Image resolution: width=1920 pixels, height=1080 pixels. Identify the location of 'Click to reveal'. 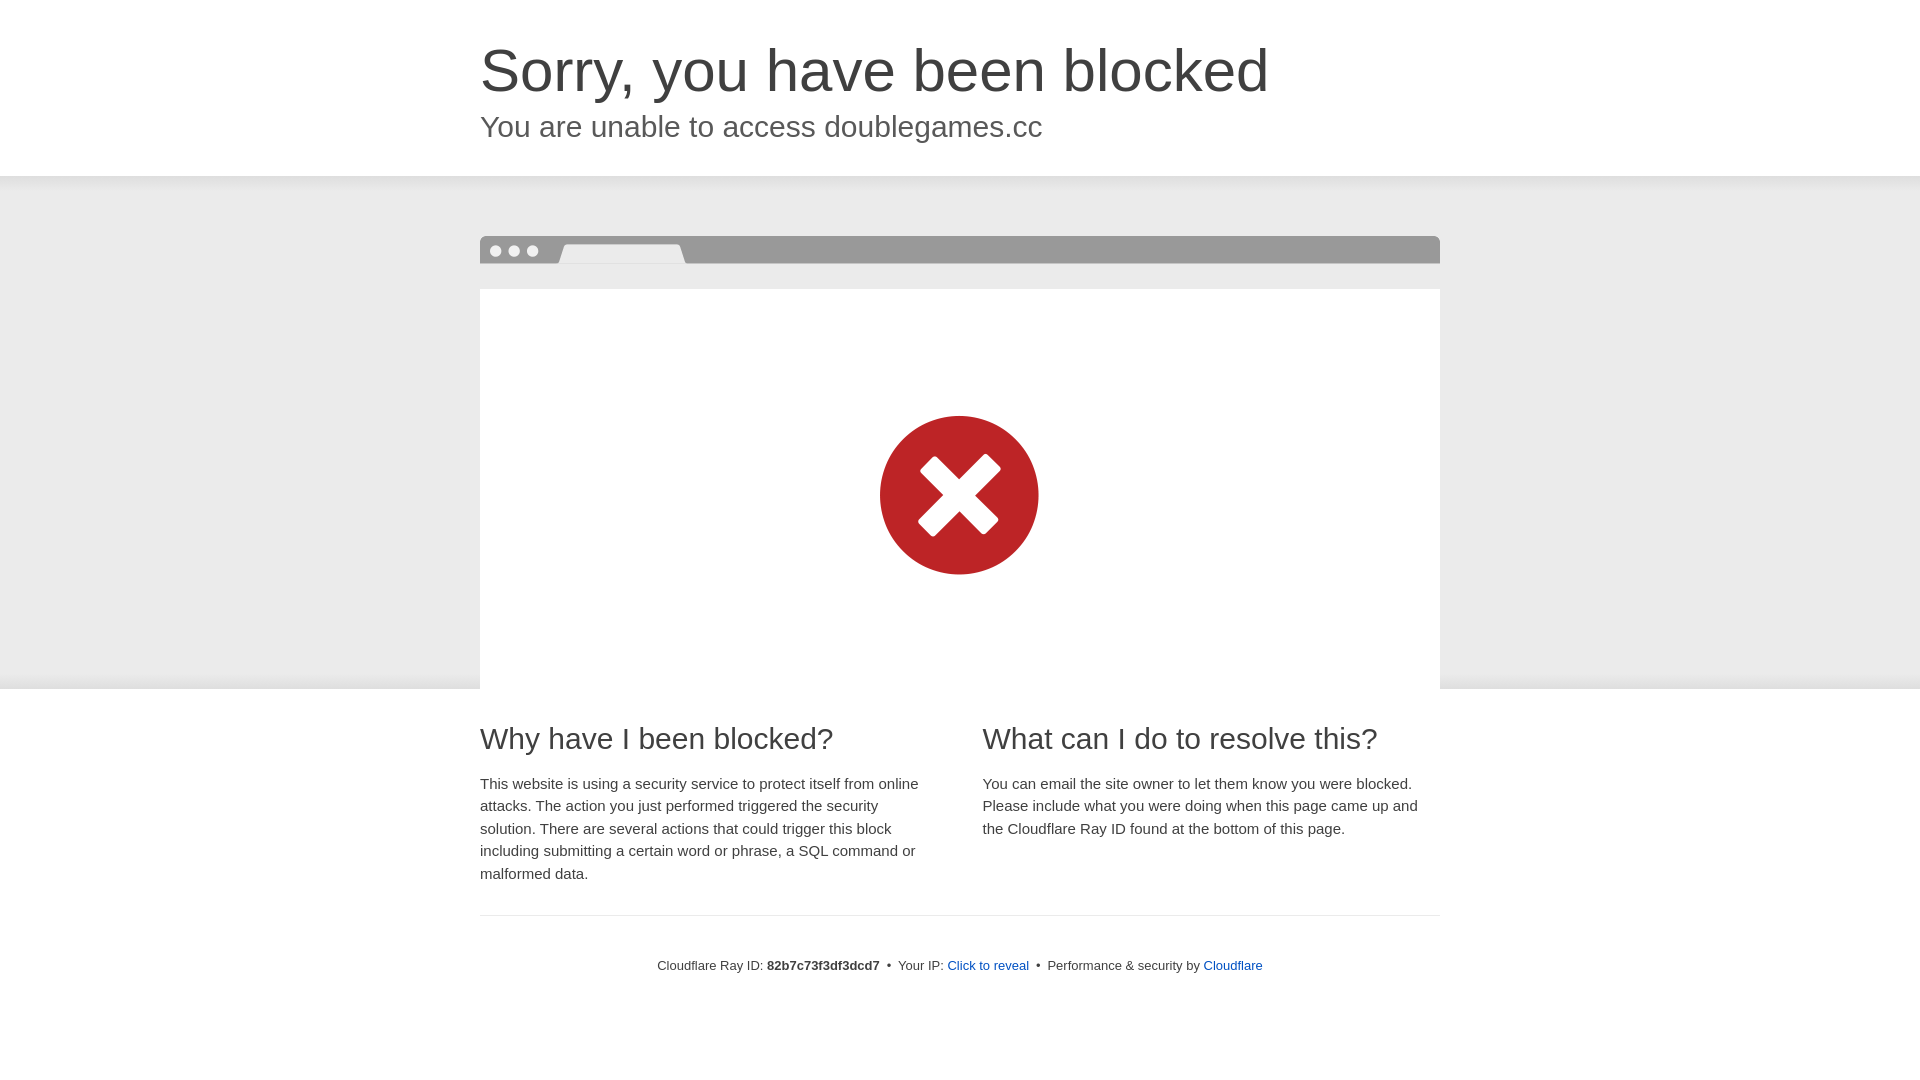
(988, 964).